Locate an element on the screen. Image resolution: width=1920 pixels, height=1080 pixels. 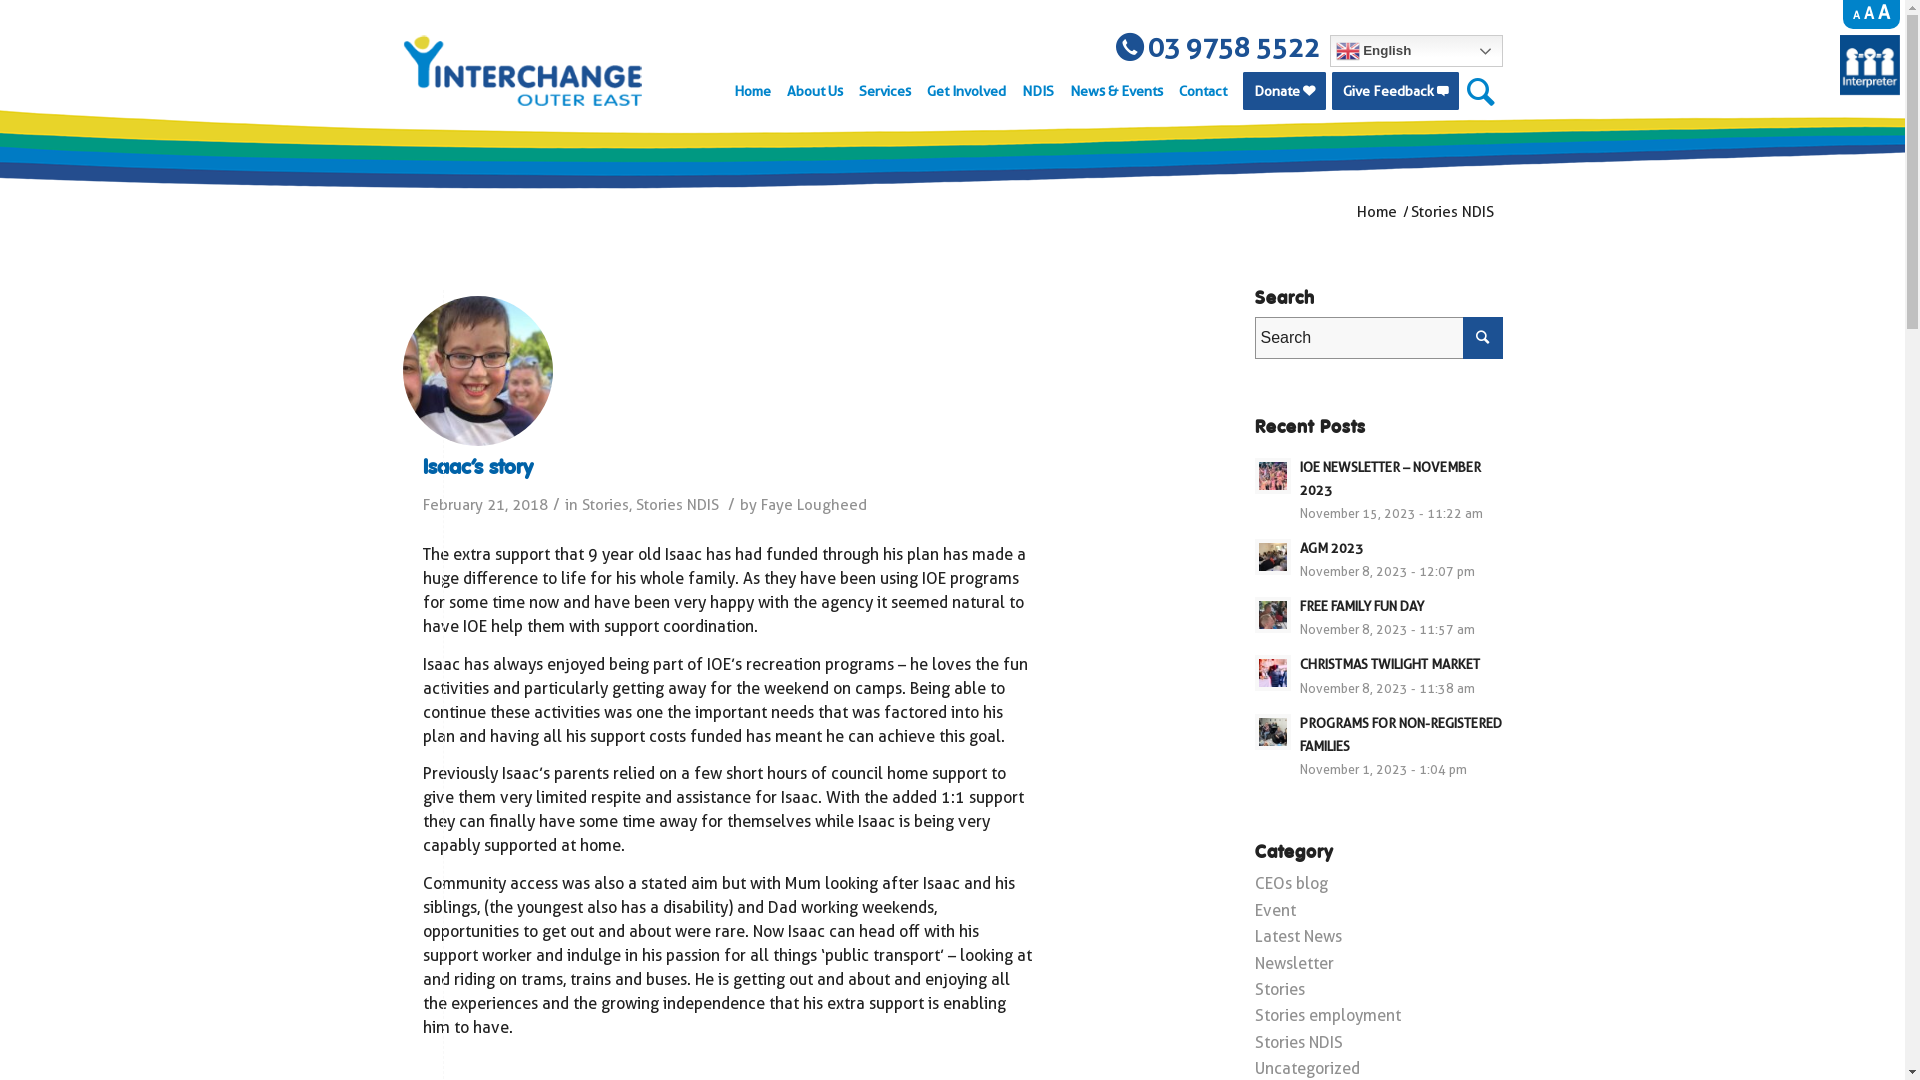
'Translation Services' is located at coordinates (1869, 88).